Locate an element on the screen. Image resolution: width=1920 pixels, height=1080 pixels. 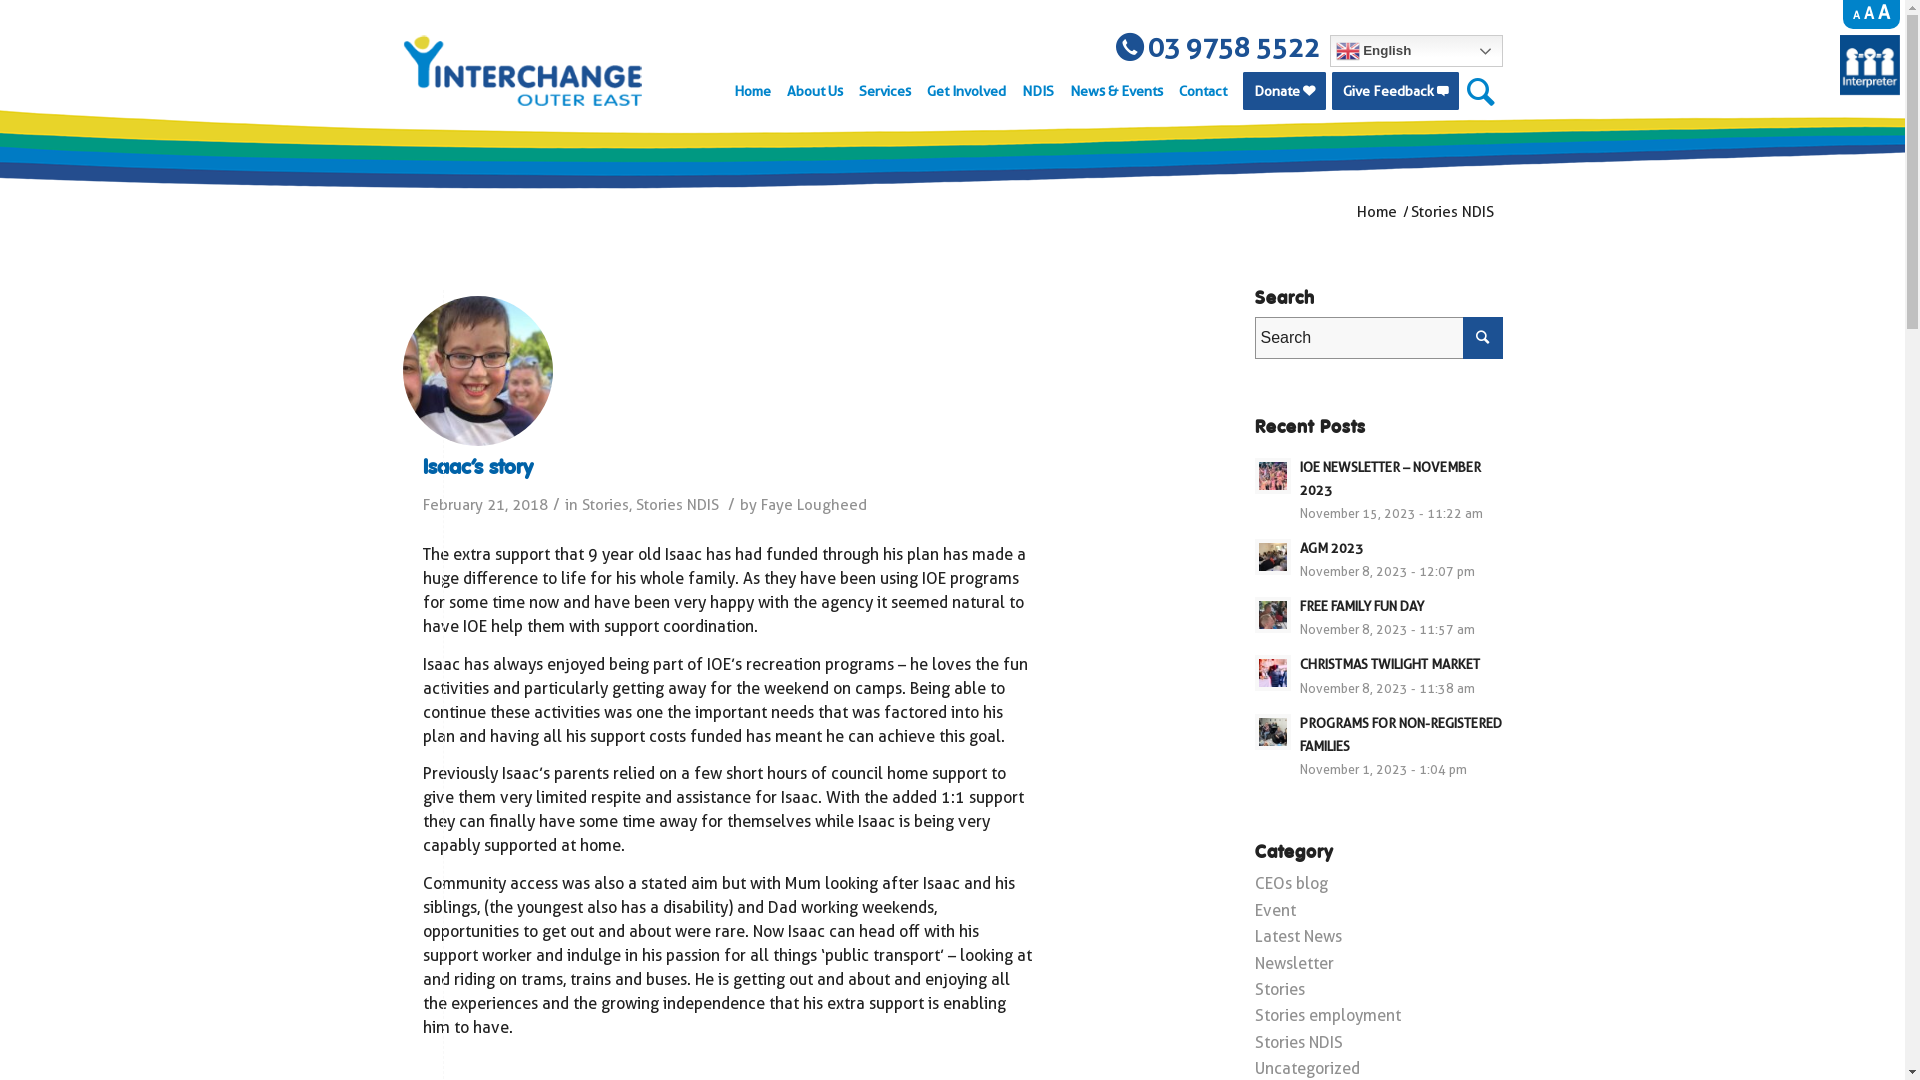
'Translation Services' is located at coordinates (1869, 88).